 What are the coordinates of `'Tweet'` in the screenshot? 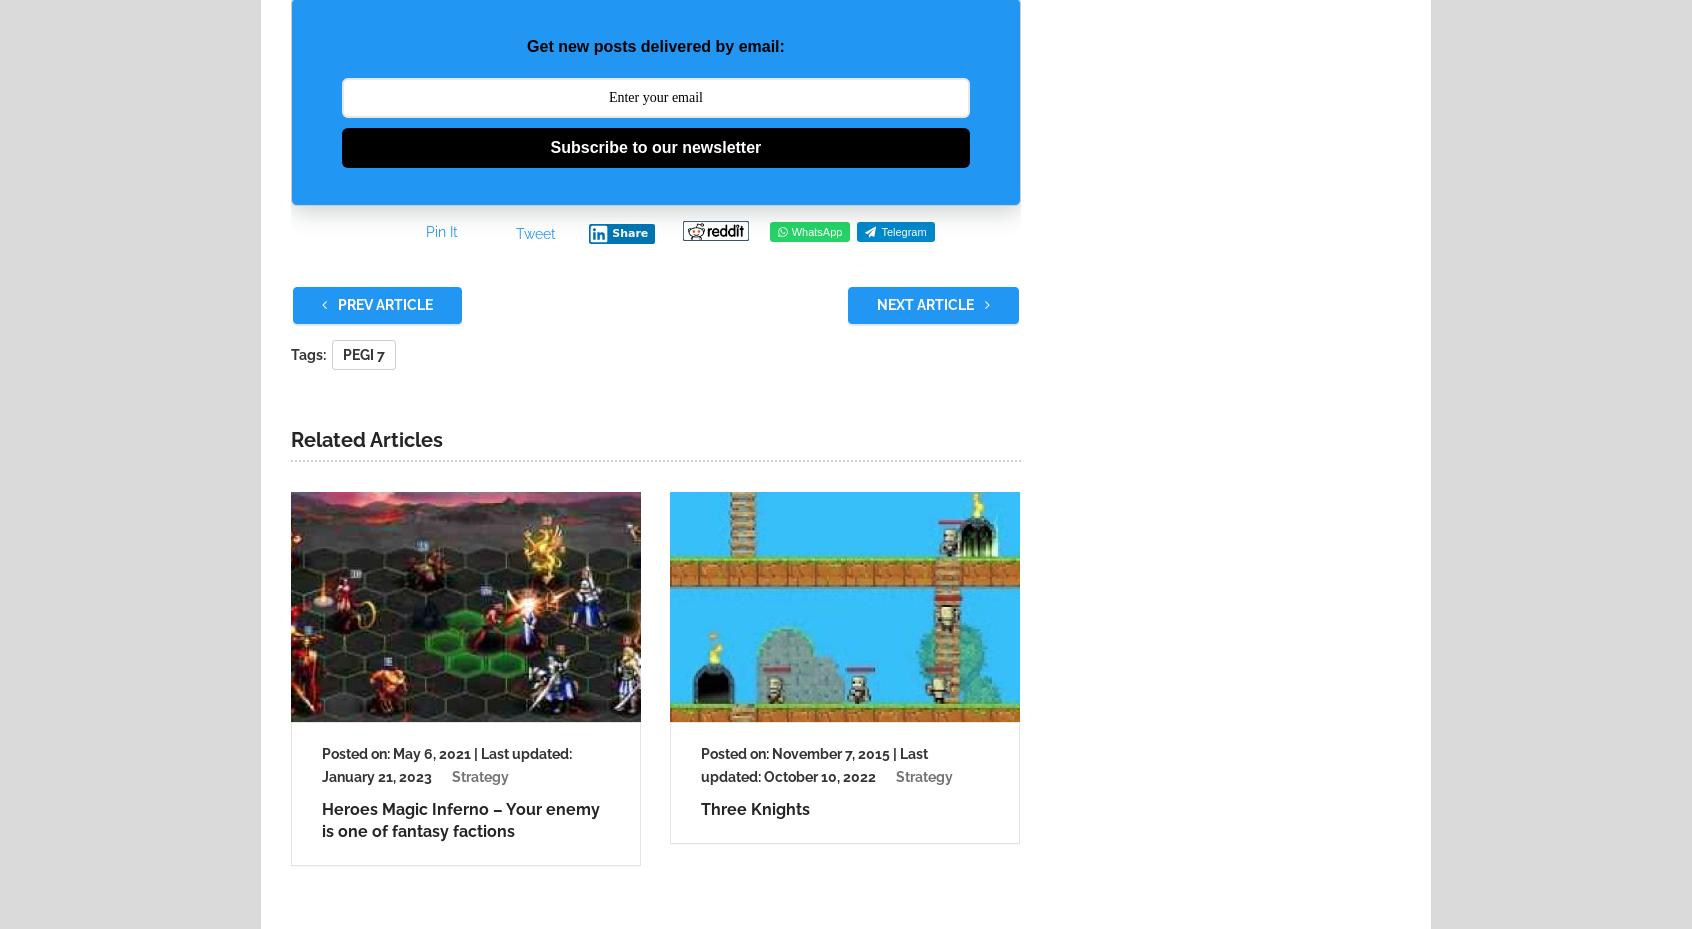 It's located at (536, 231).